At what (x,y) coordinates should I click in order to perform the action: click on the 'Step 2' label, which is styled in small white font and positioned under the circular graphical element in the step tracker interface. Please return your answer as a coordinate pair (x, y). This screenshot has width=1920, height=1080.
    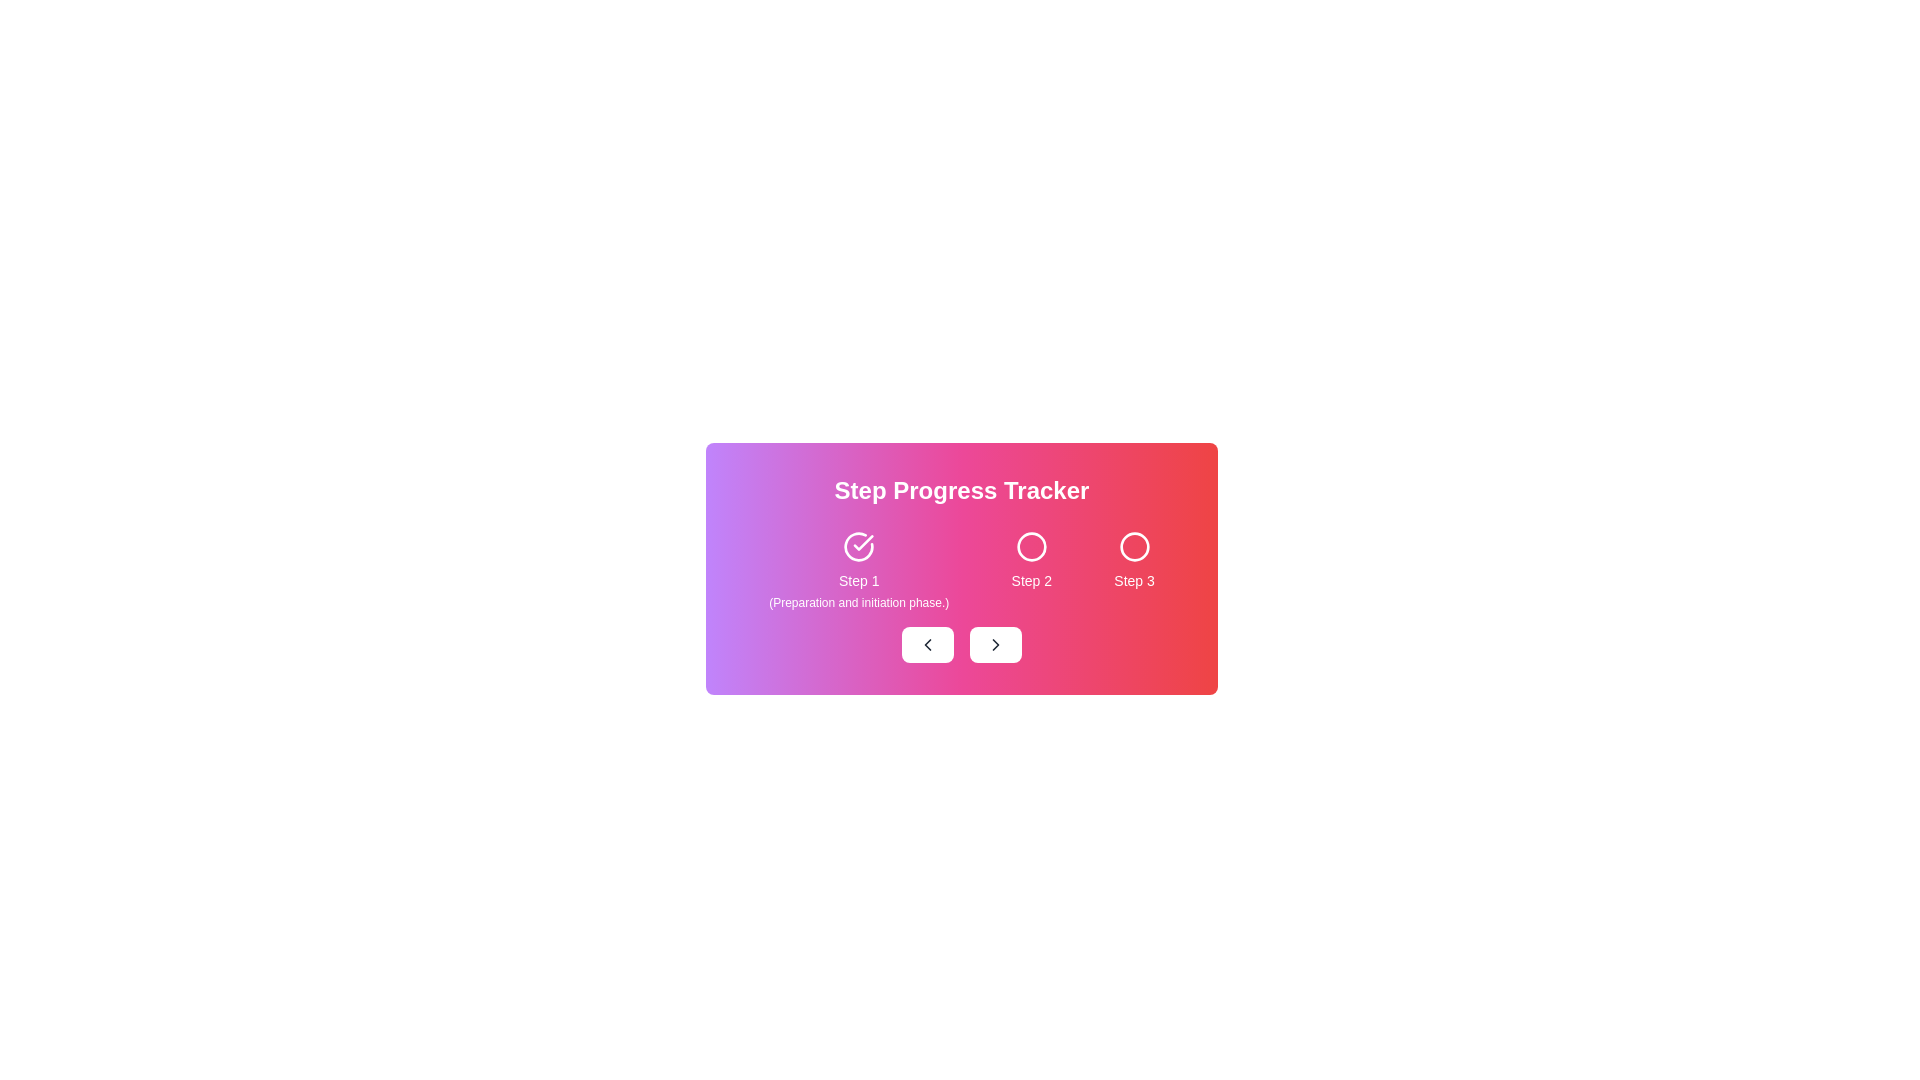
    Looking at the image, I should click on (1031, 581).